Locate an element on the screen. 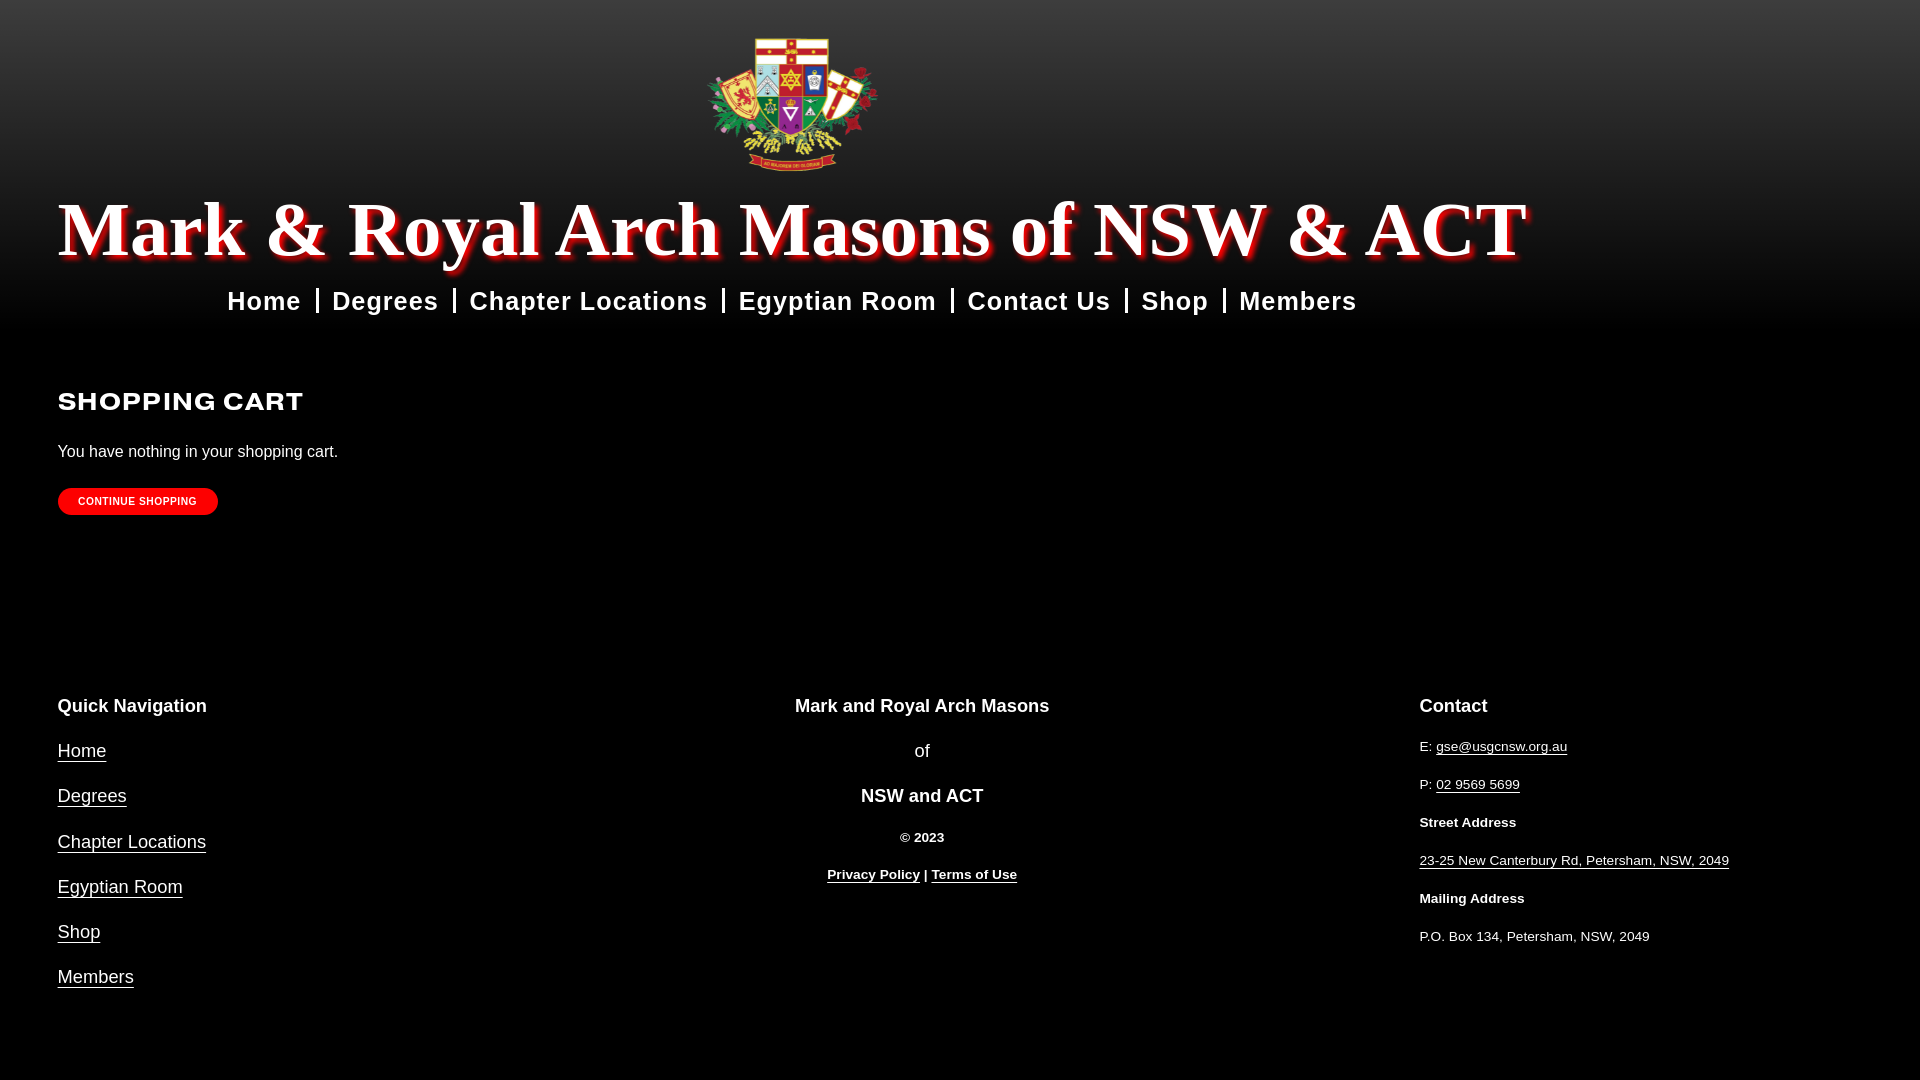 Image resolution: width=1920 pixels, height=1080 pixels. 'CONTINUE SHOPPING' is located at coordinates (137, 500).